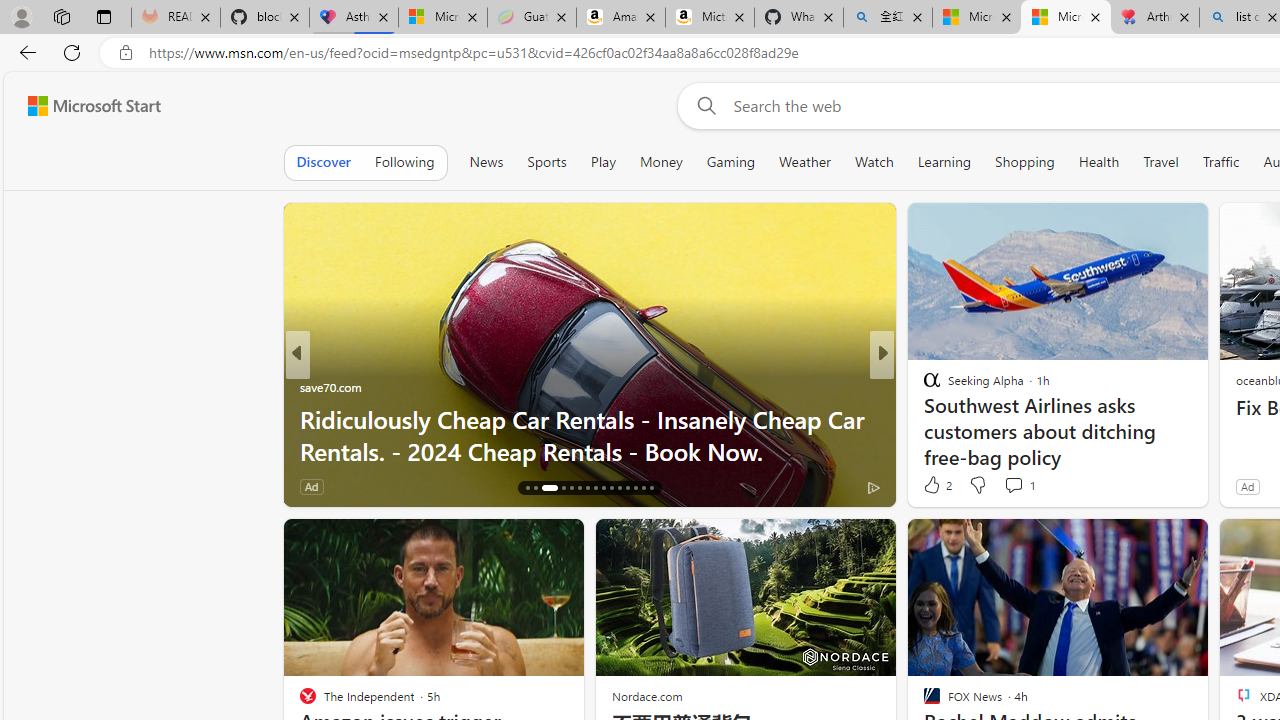 The height and width of the screenshot is (720, 1280). I want to click on 'View comments 4 Comment', so click(1020, 486).